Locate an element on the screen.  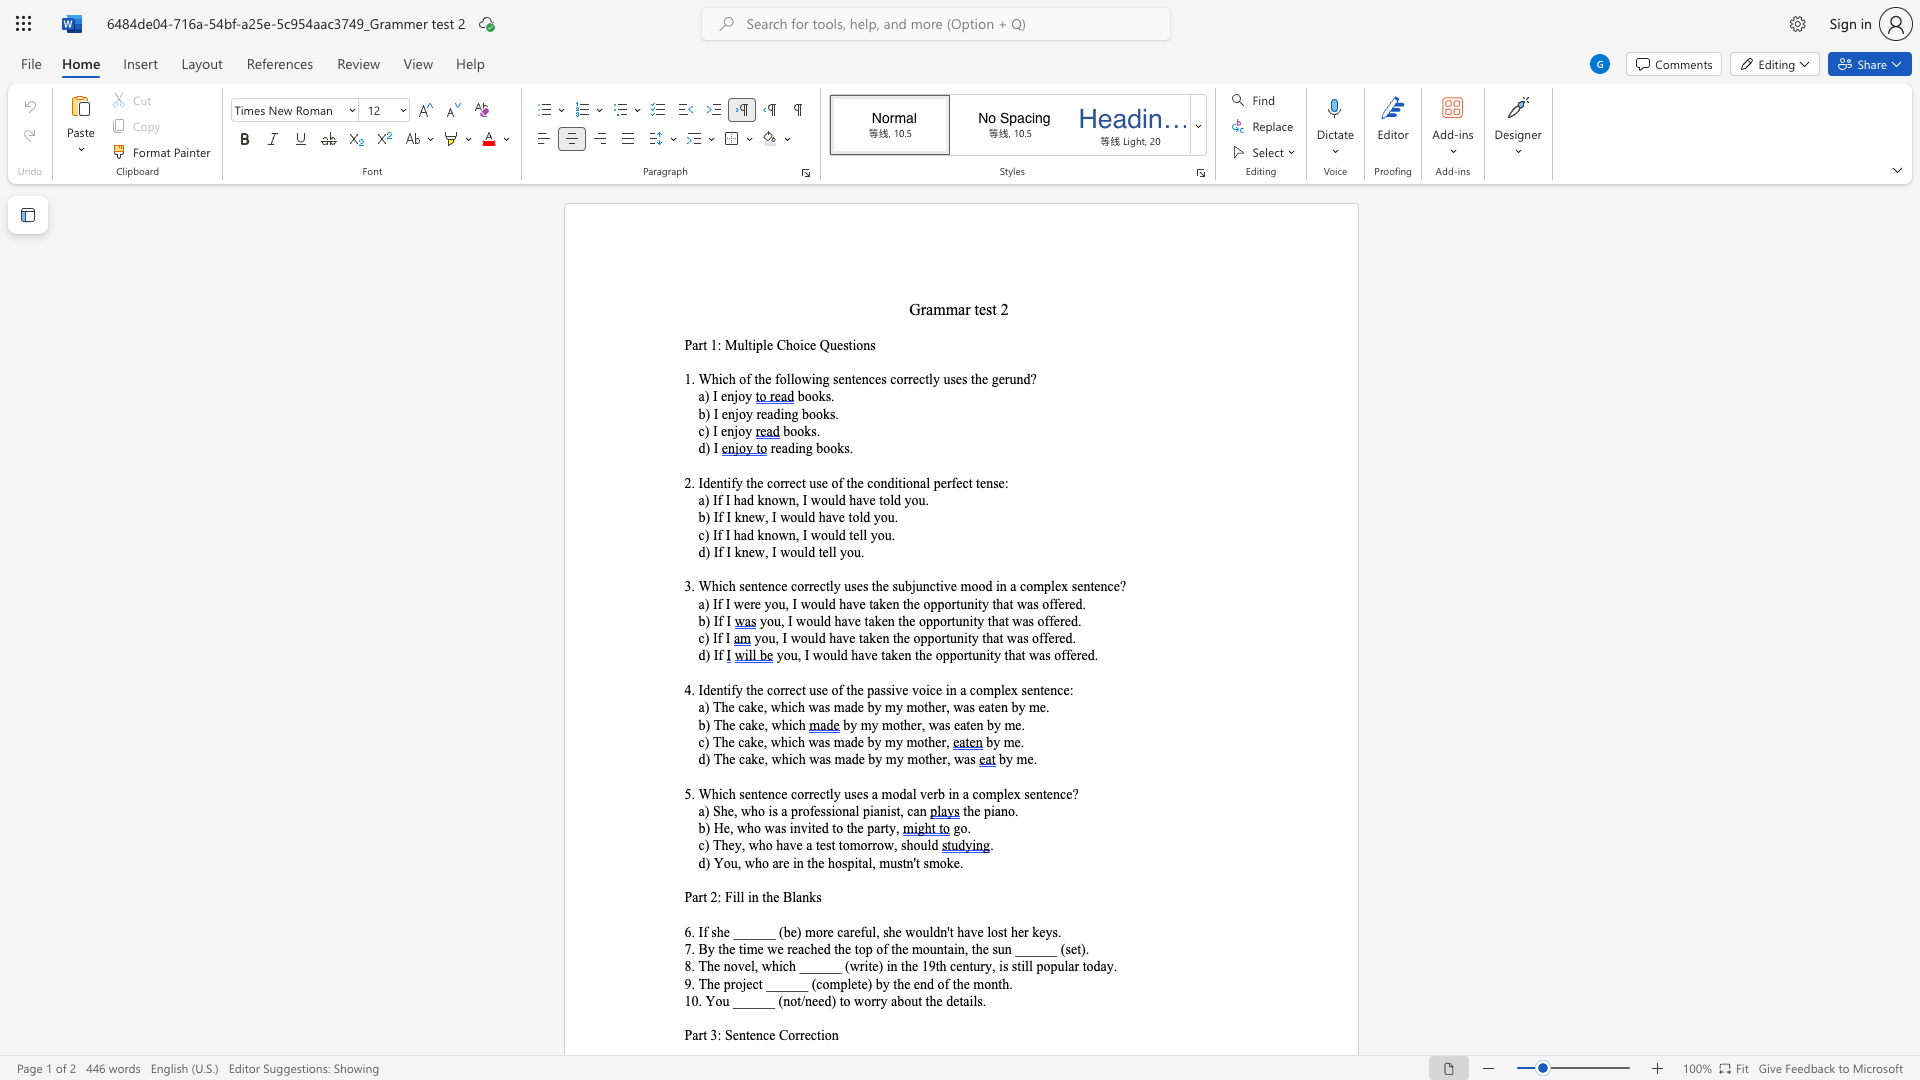
the space between the continuous character "t" and "e" in the text is located at coordinates (979, 309).